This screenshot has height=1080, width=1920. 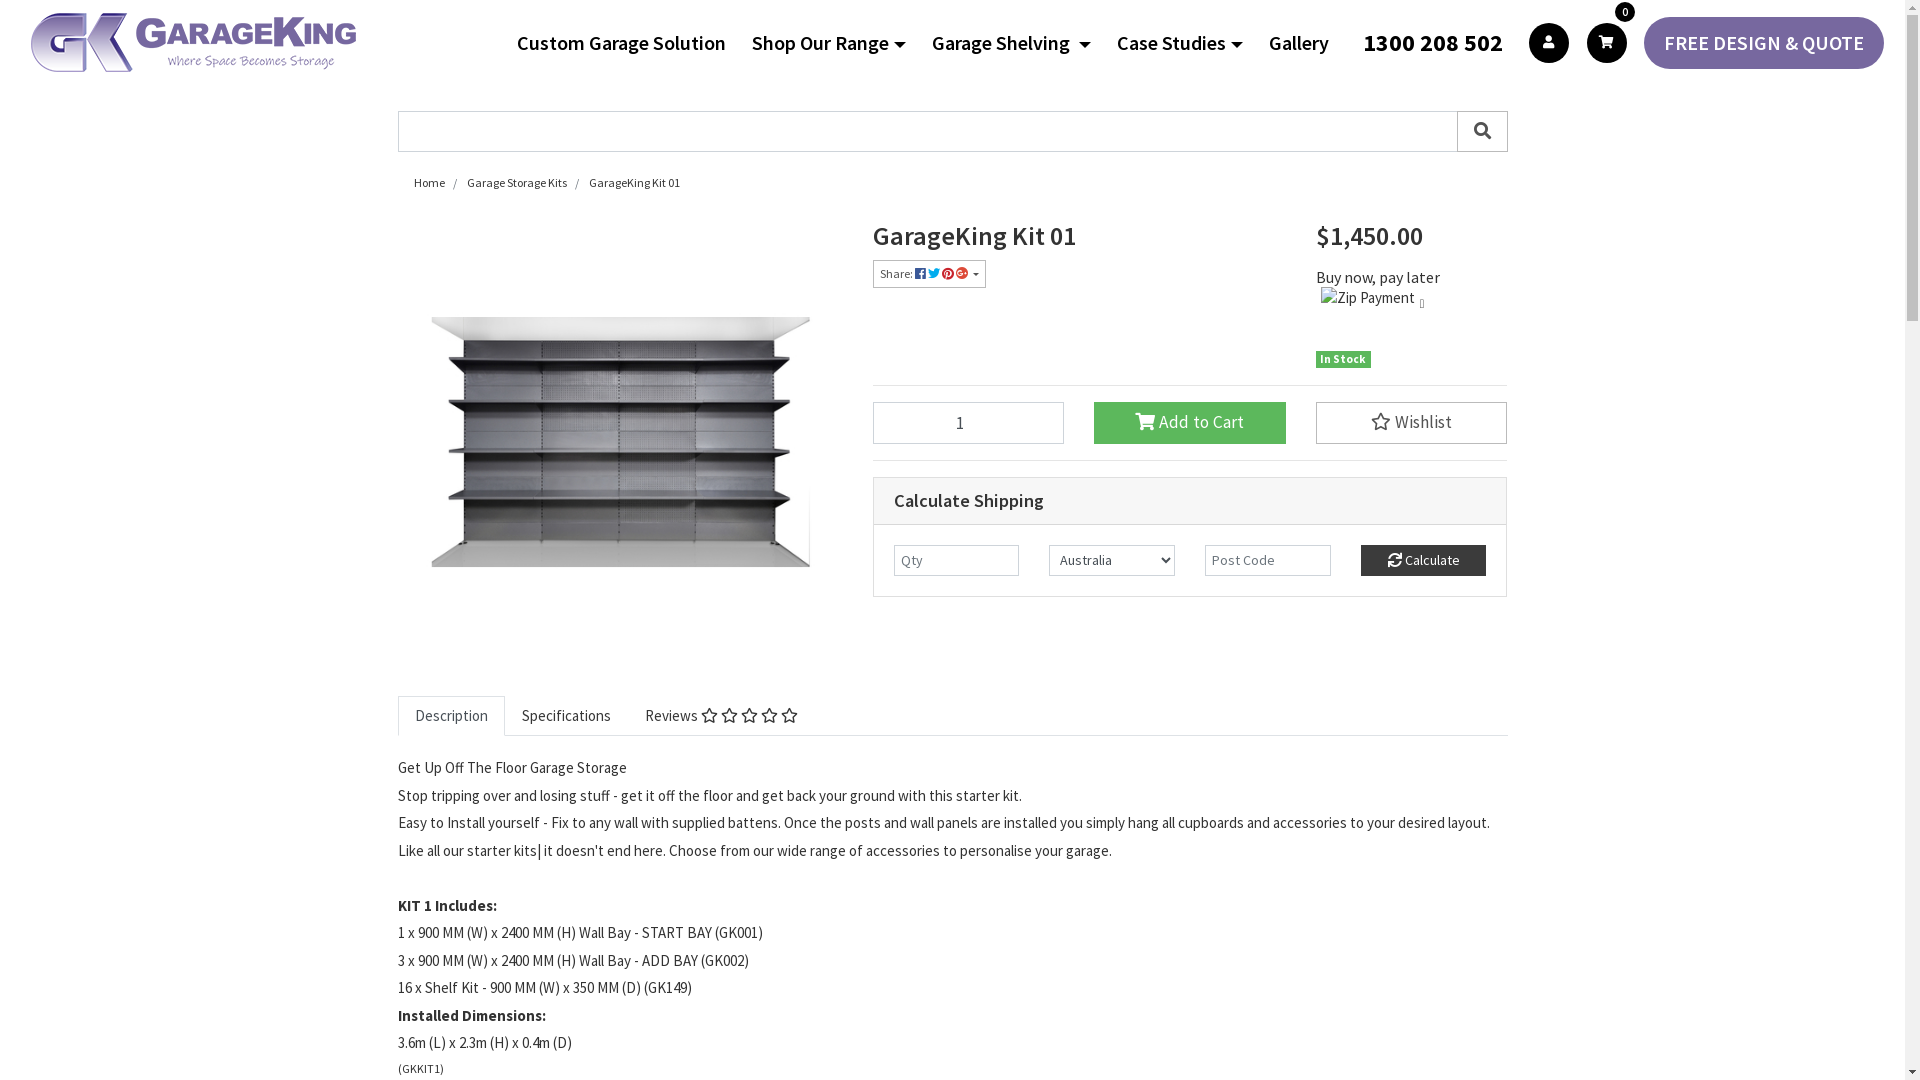 What do you see at coordinates (1423, 560) in the screenshot?
I see `'Calculate'` at bounding box center [1423, 560].